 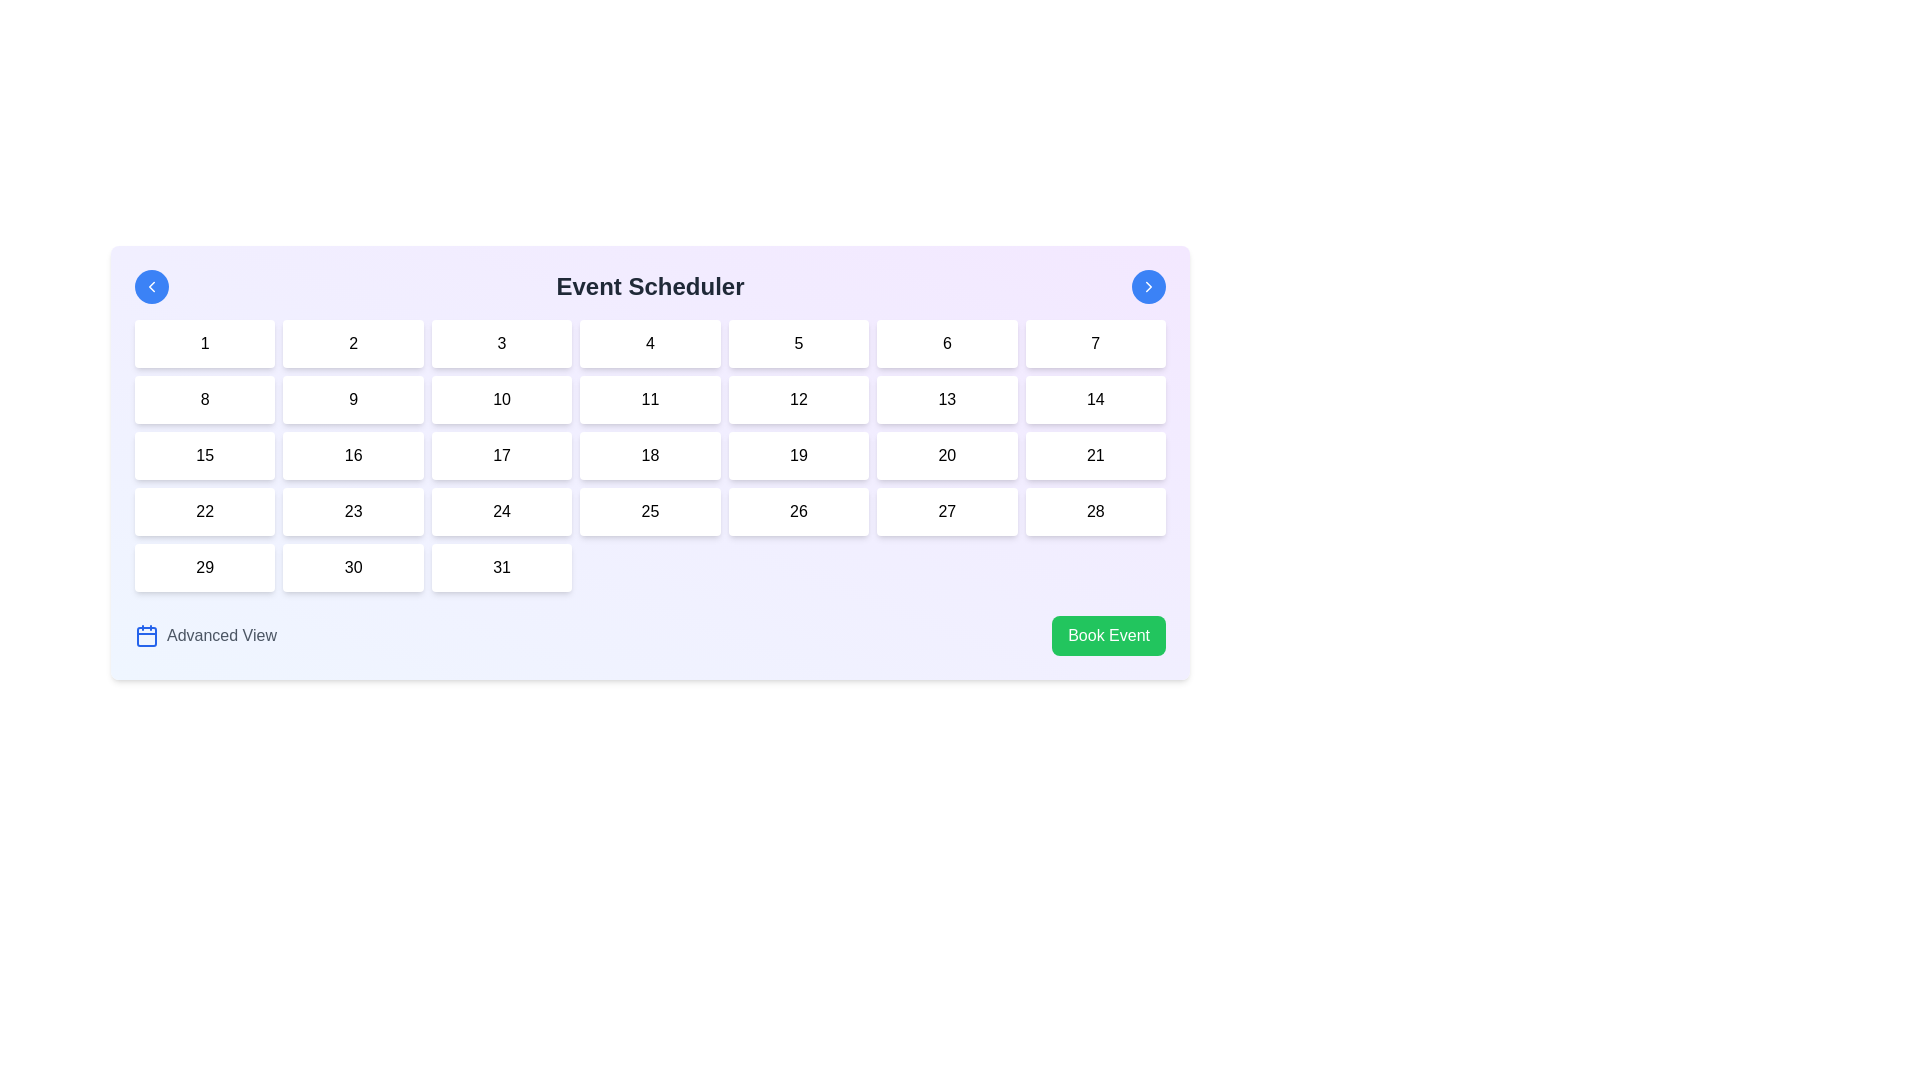 I want to click on the button representing a selectable number in the calendar view located in the second row and first column of the grid layout, so click(x=205, y=400).